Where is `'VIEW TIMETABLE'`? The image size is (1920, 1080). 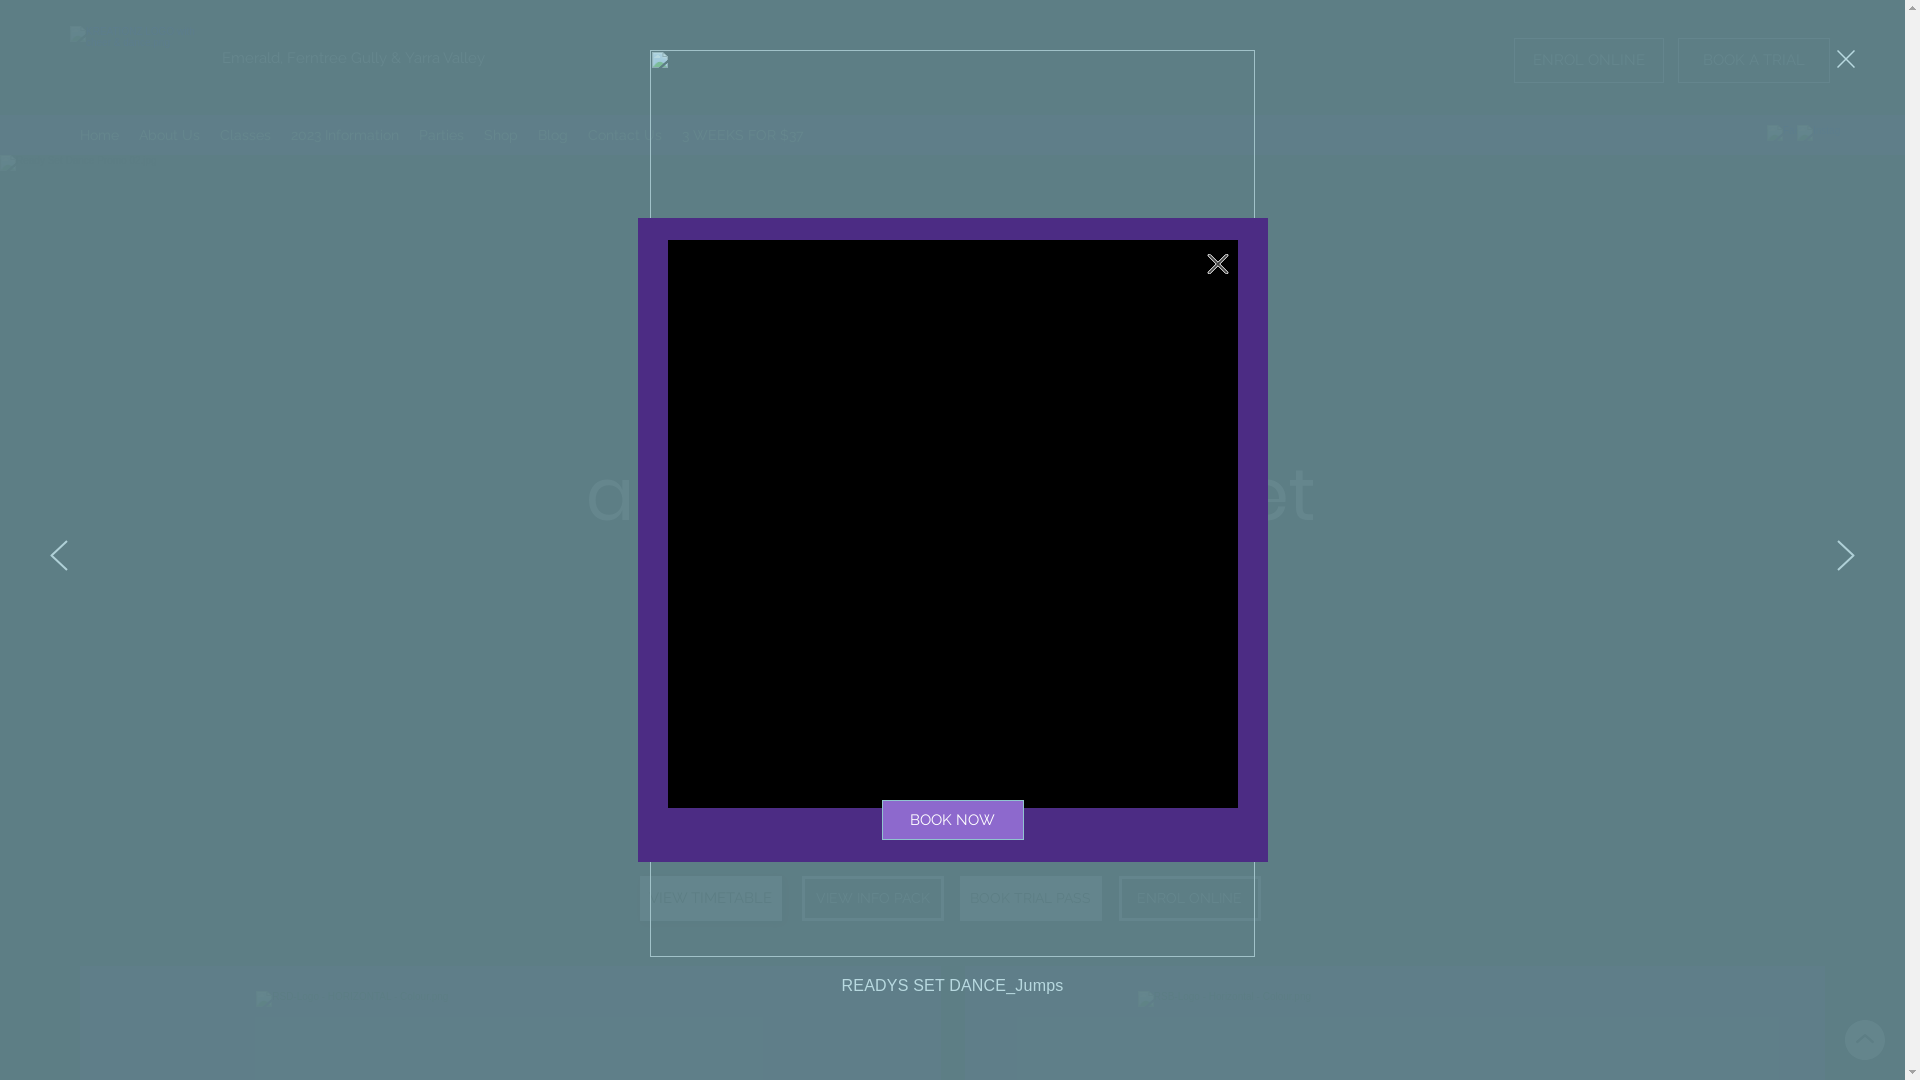 'VIEW TIMETABLE' is located at coordinates (710, 897).